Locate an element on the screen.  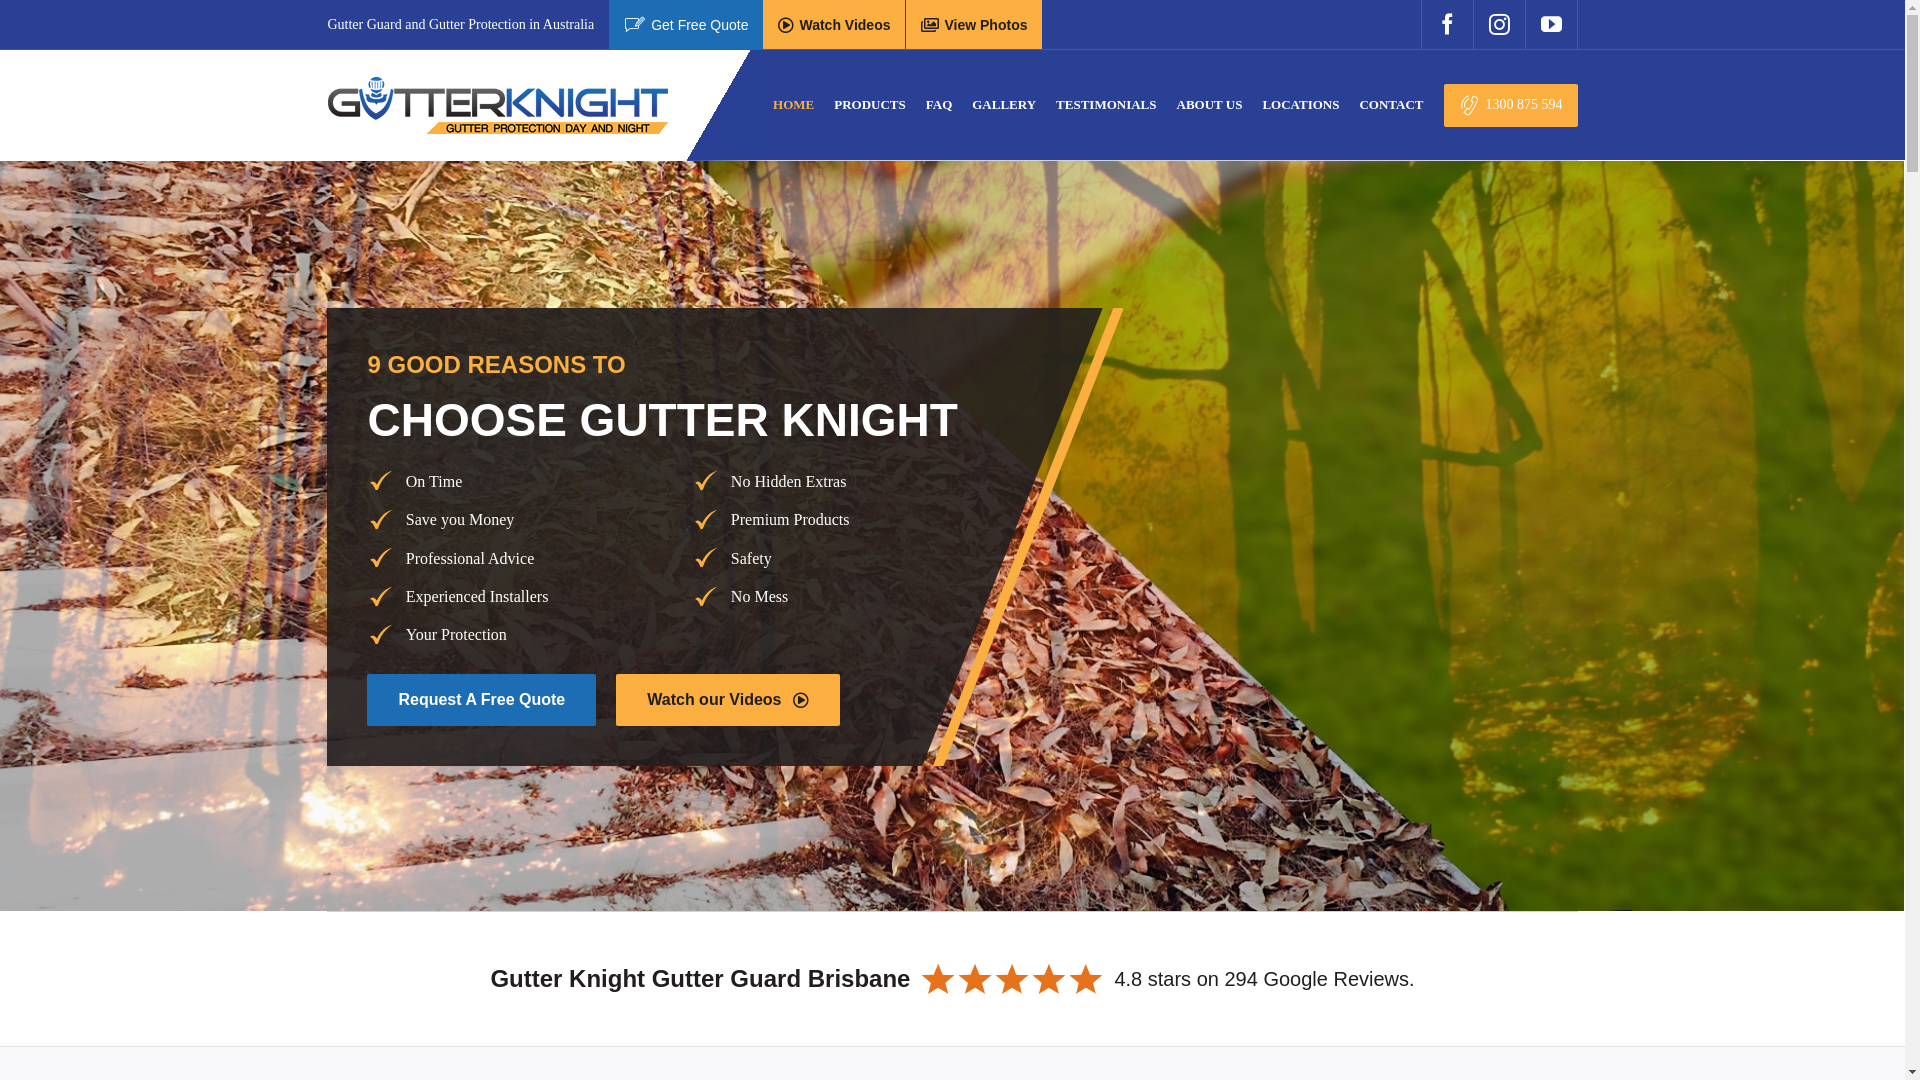
'FAQ' is located at coordinates (938, 104).